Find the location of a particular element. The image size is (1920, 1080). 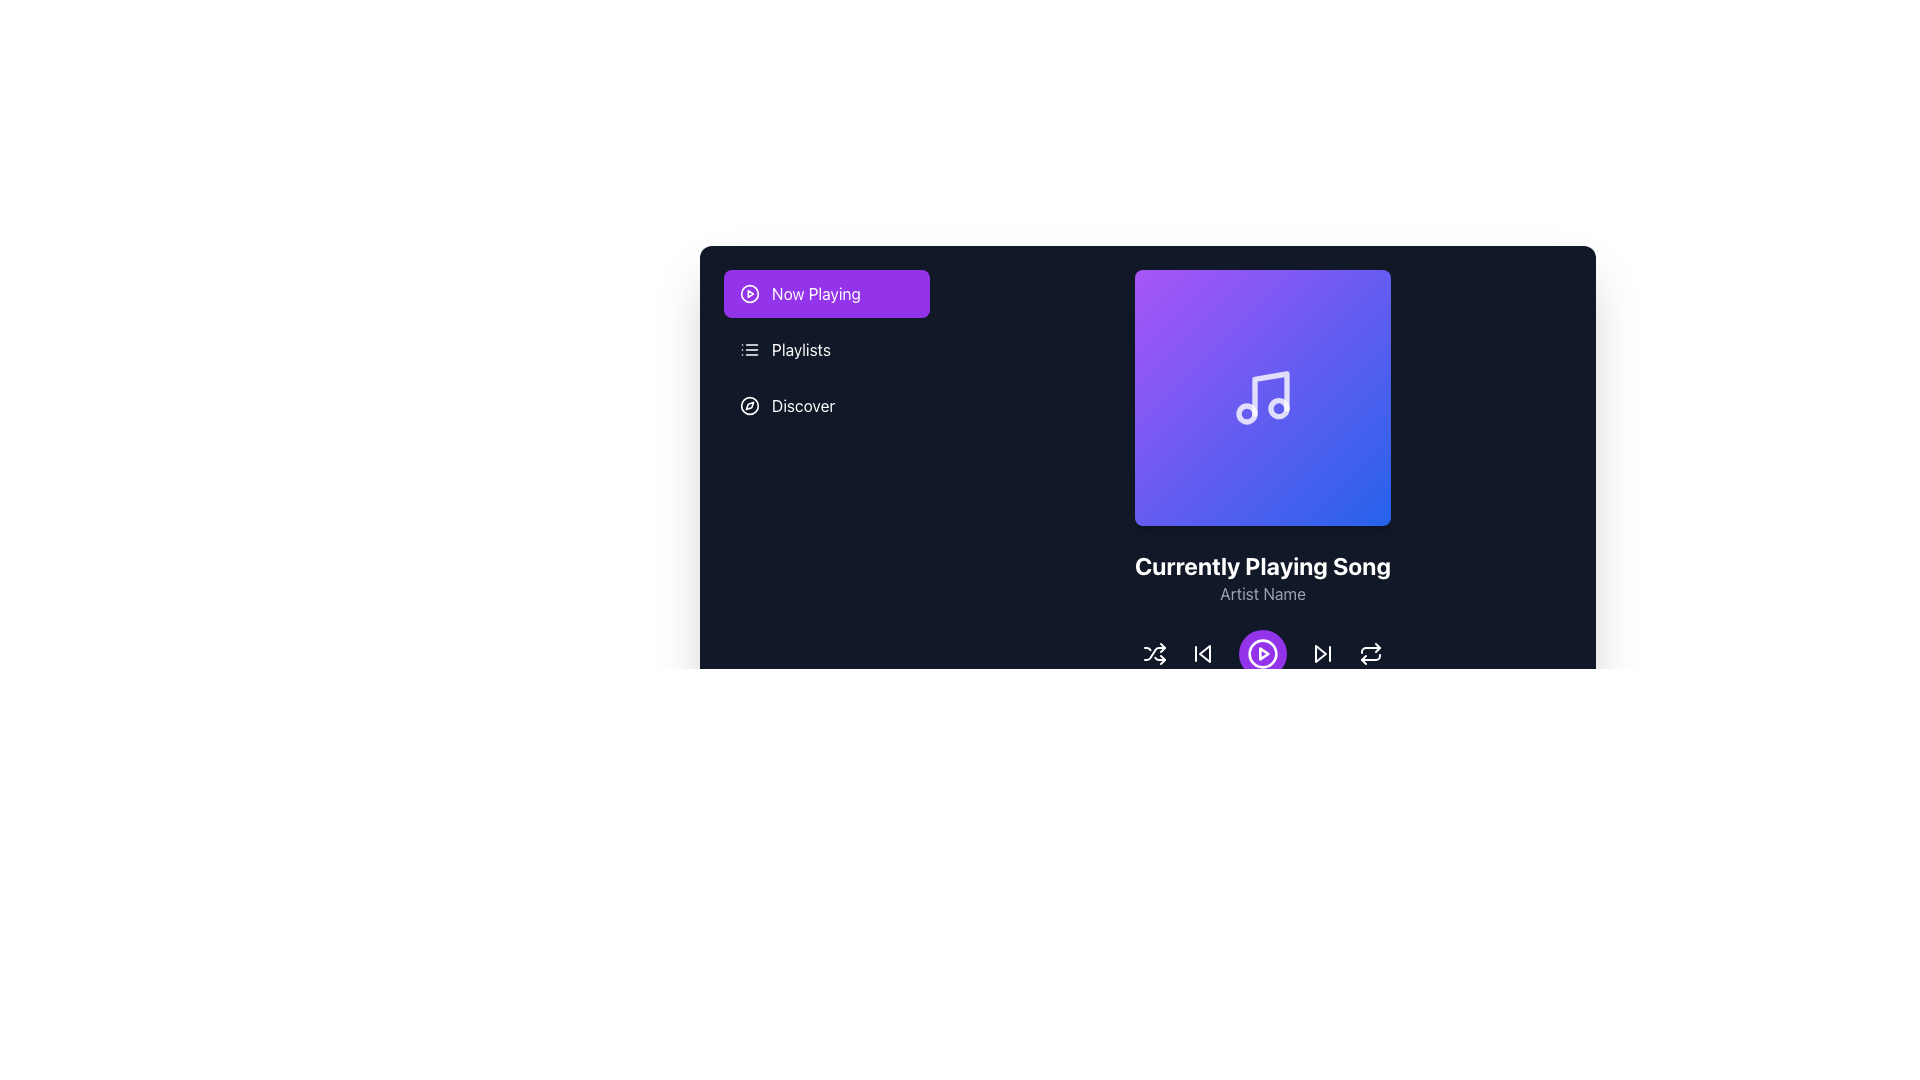

the third circular icon located within the broader musical note icon, which is styled with a circular design and situated inside a square graphic area with a gradient blue background is located at coordinates (1277, 407).